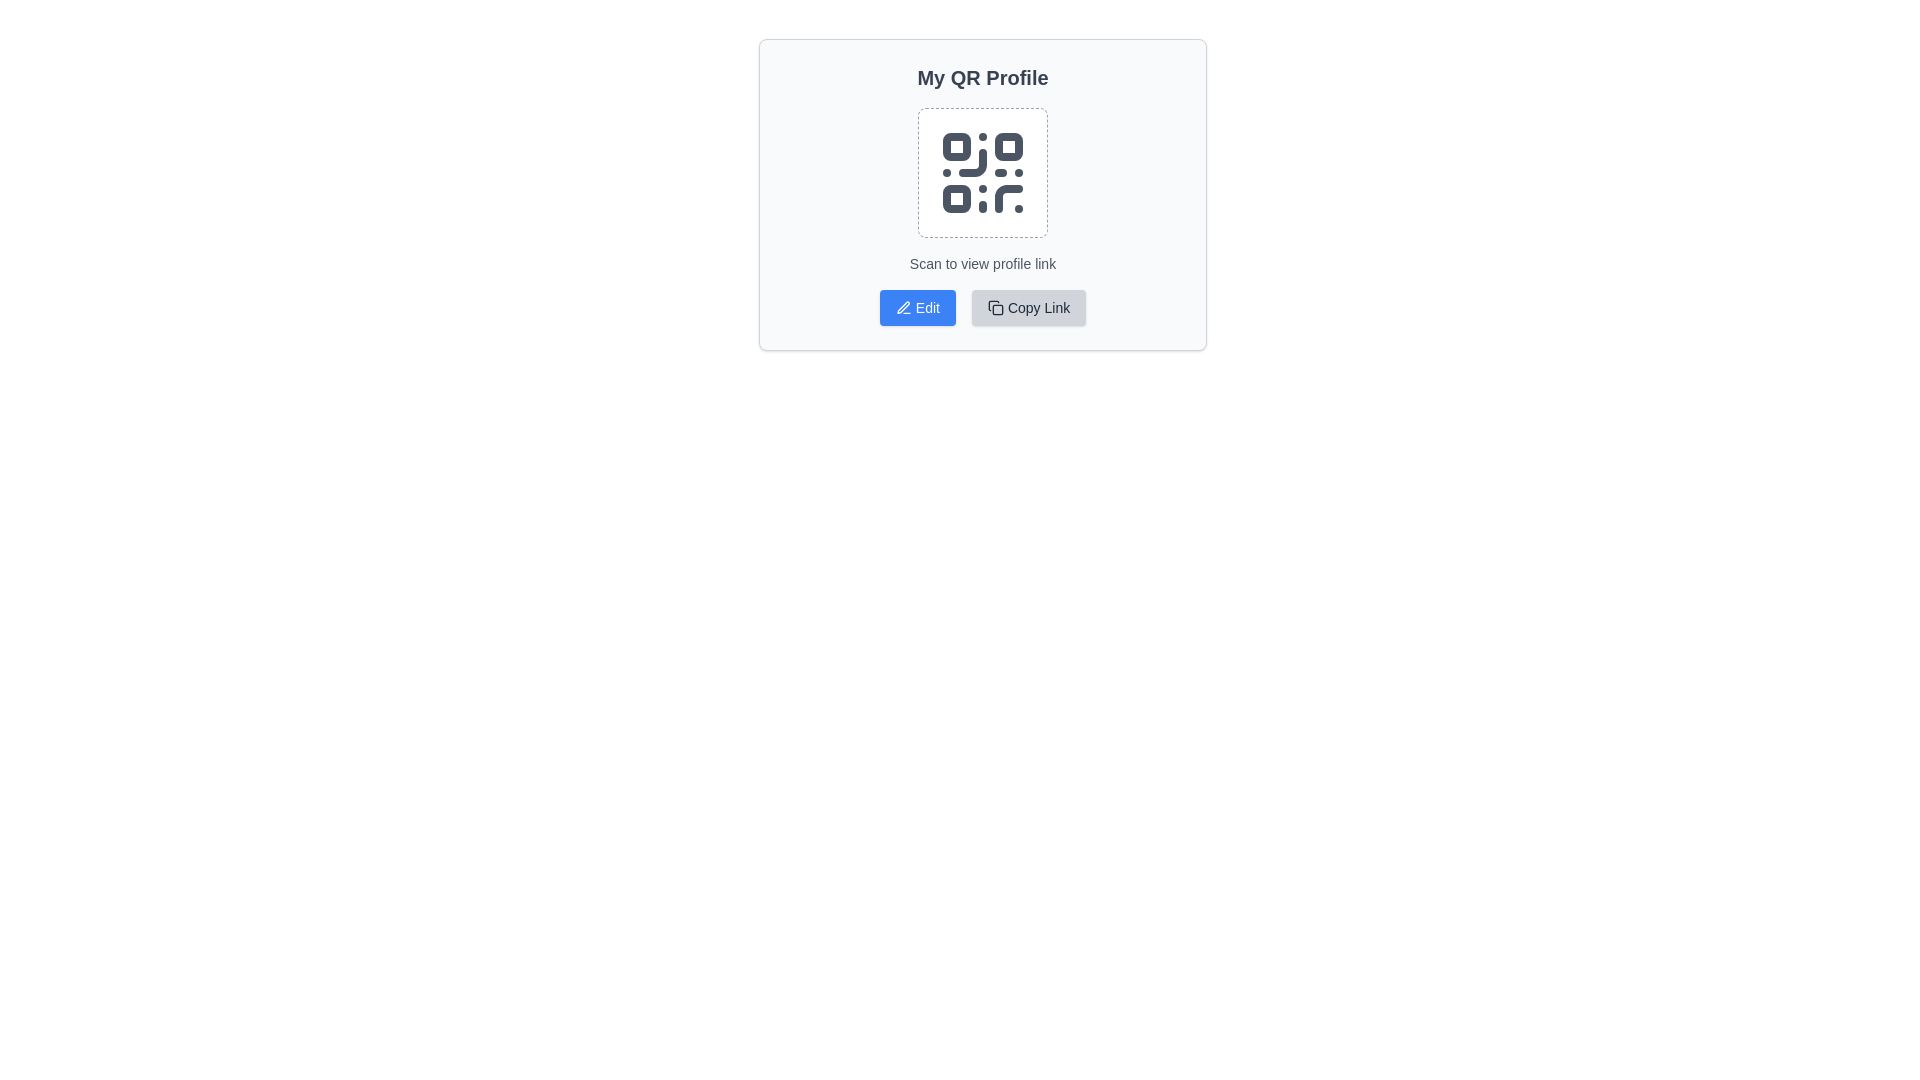 The width and height of the screenshot is (1920, 1080). I want to click on the small red square with rounded corners located in the top-right section of the QR code graphic, specifically the second block in the pattern, so click(1008, 145).